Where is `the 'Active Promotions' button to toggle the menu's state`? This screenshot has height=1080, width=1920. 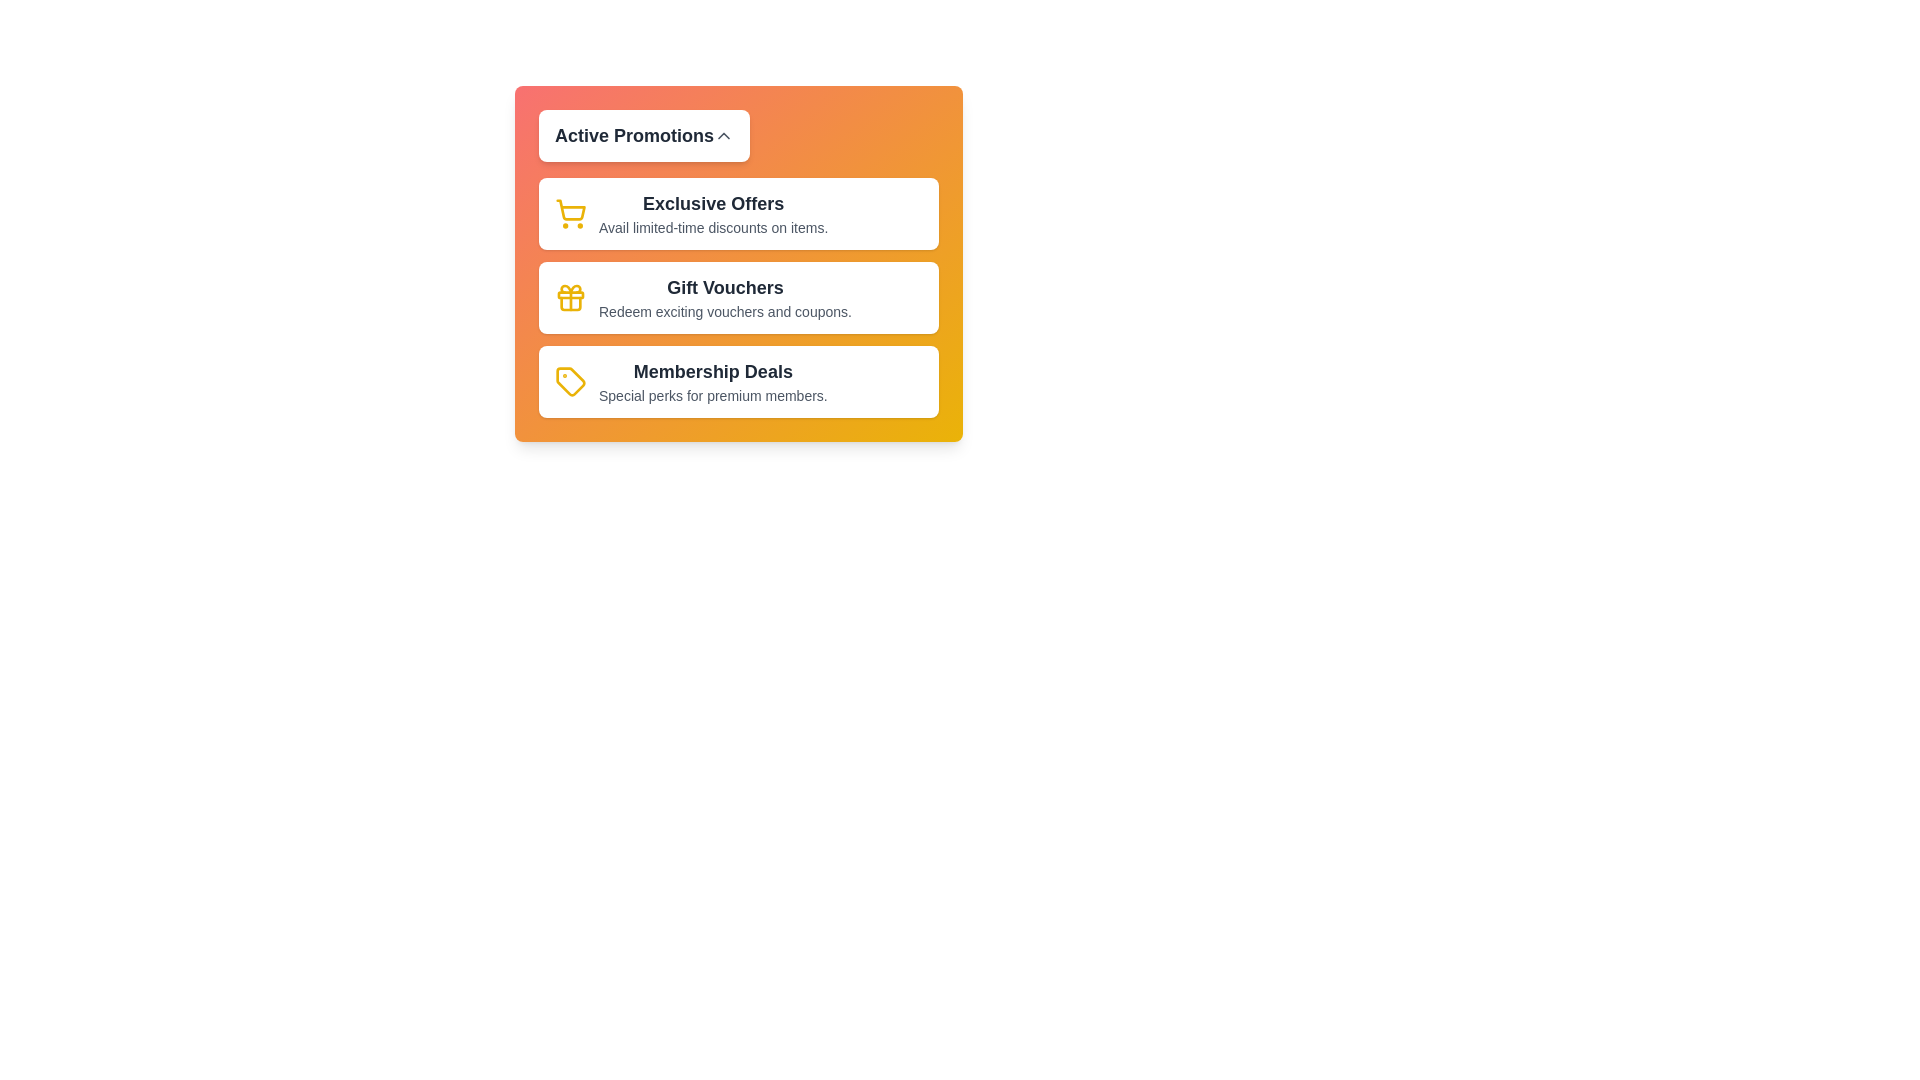 the 'Active Promotions' button to toggle the menu's state is located at coordinates (644, 135).